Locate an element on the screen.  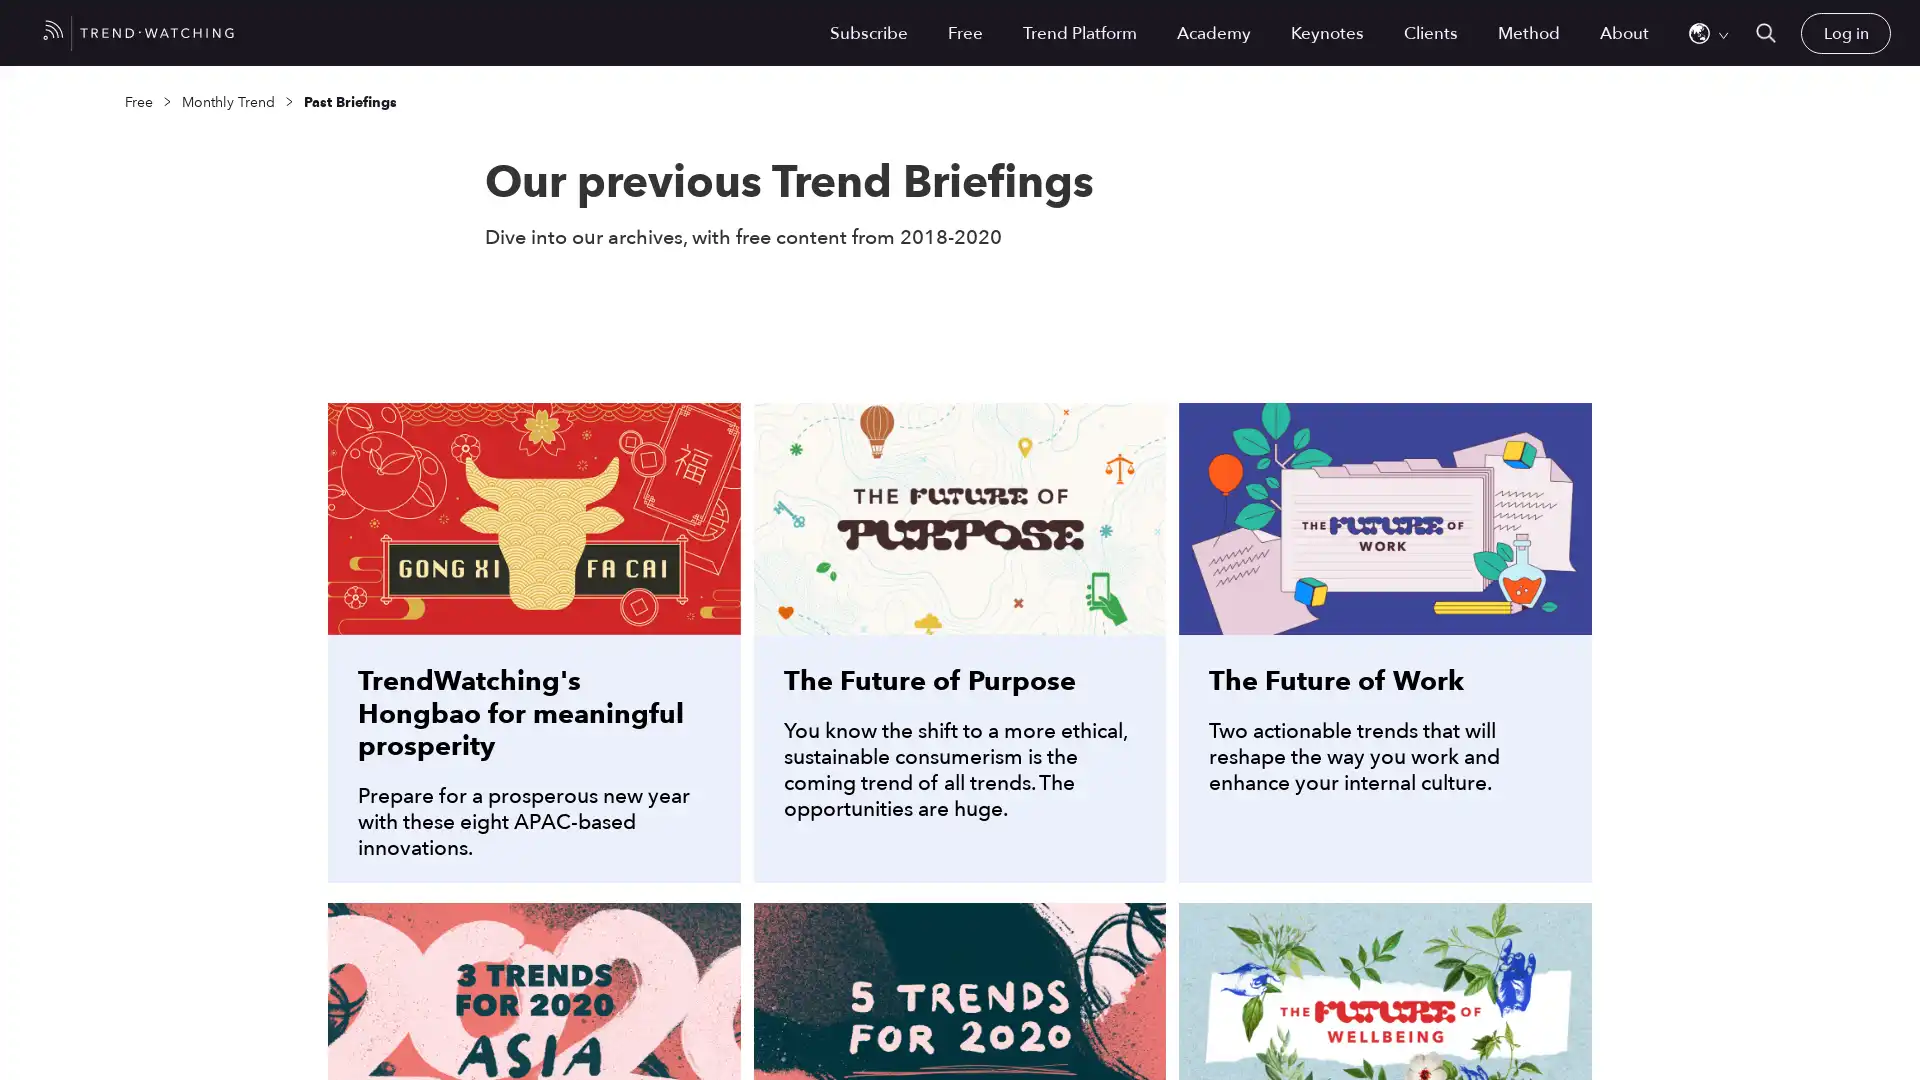
Sign up is located at coordinates (1165, 647).